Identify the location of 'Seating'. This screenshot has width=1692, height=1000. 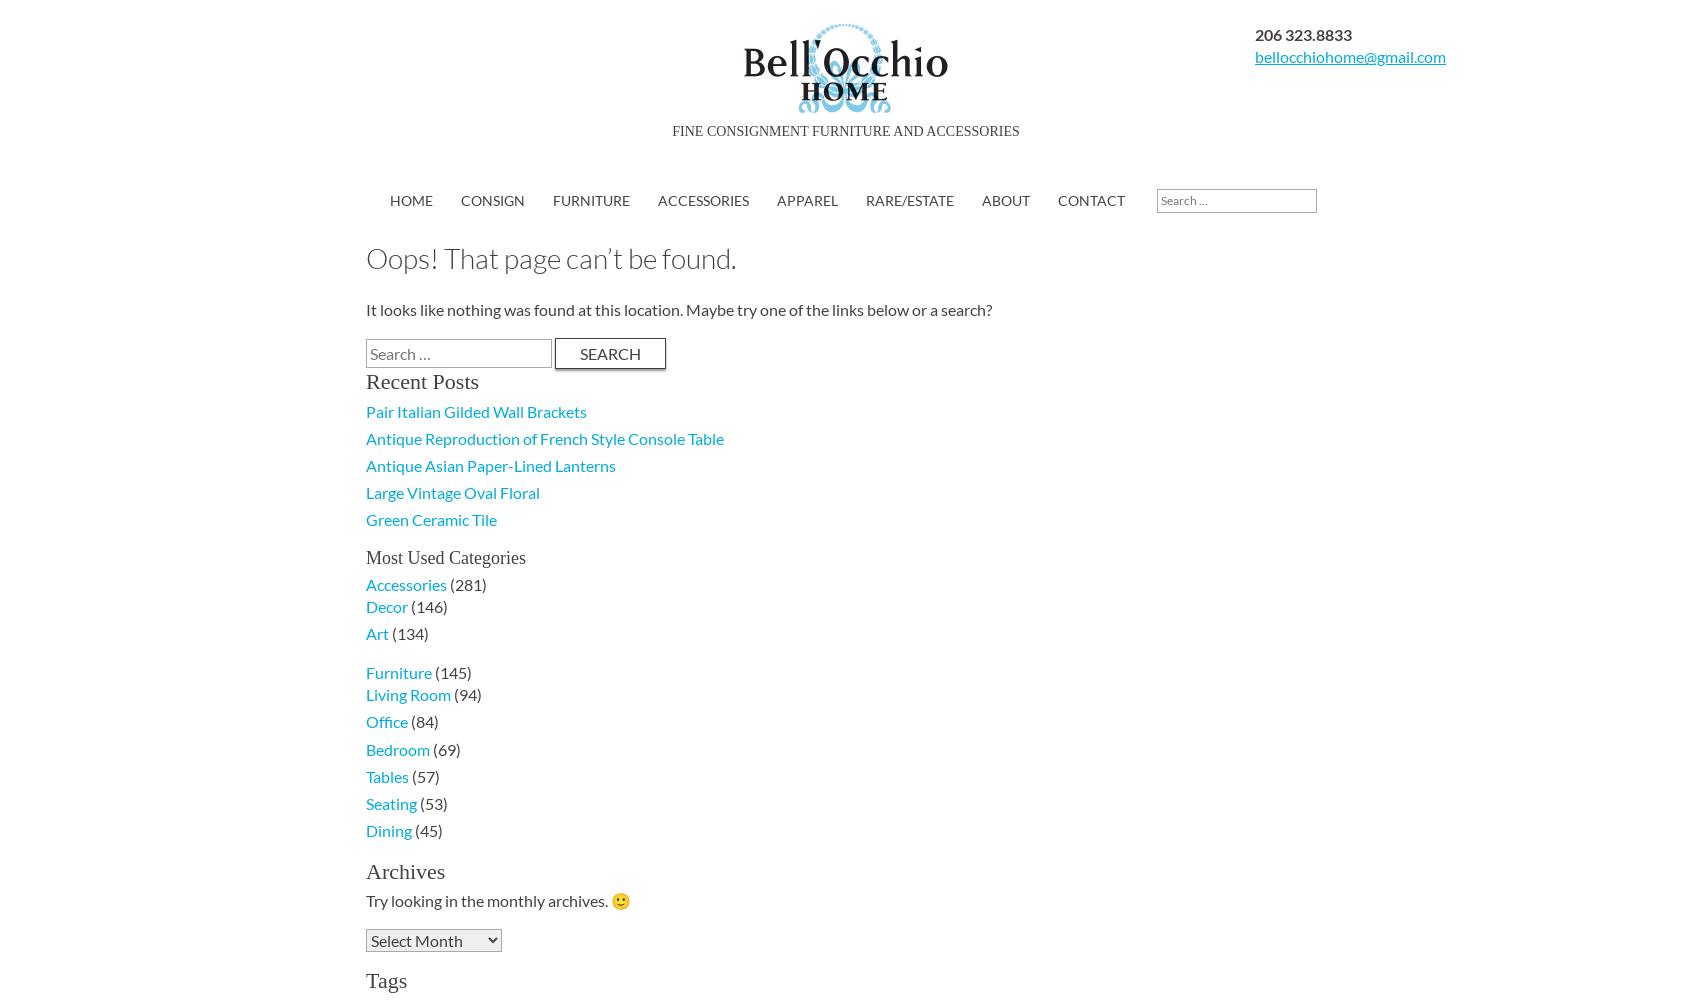
(391, 802).